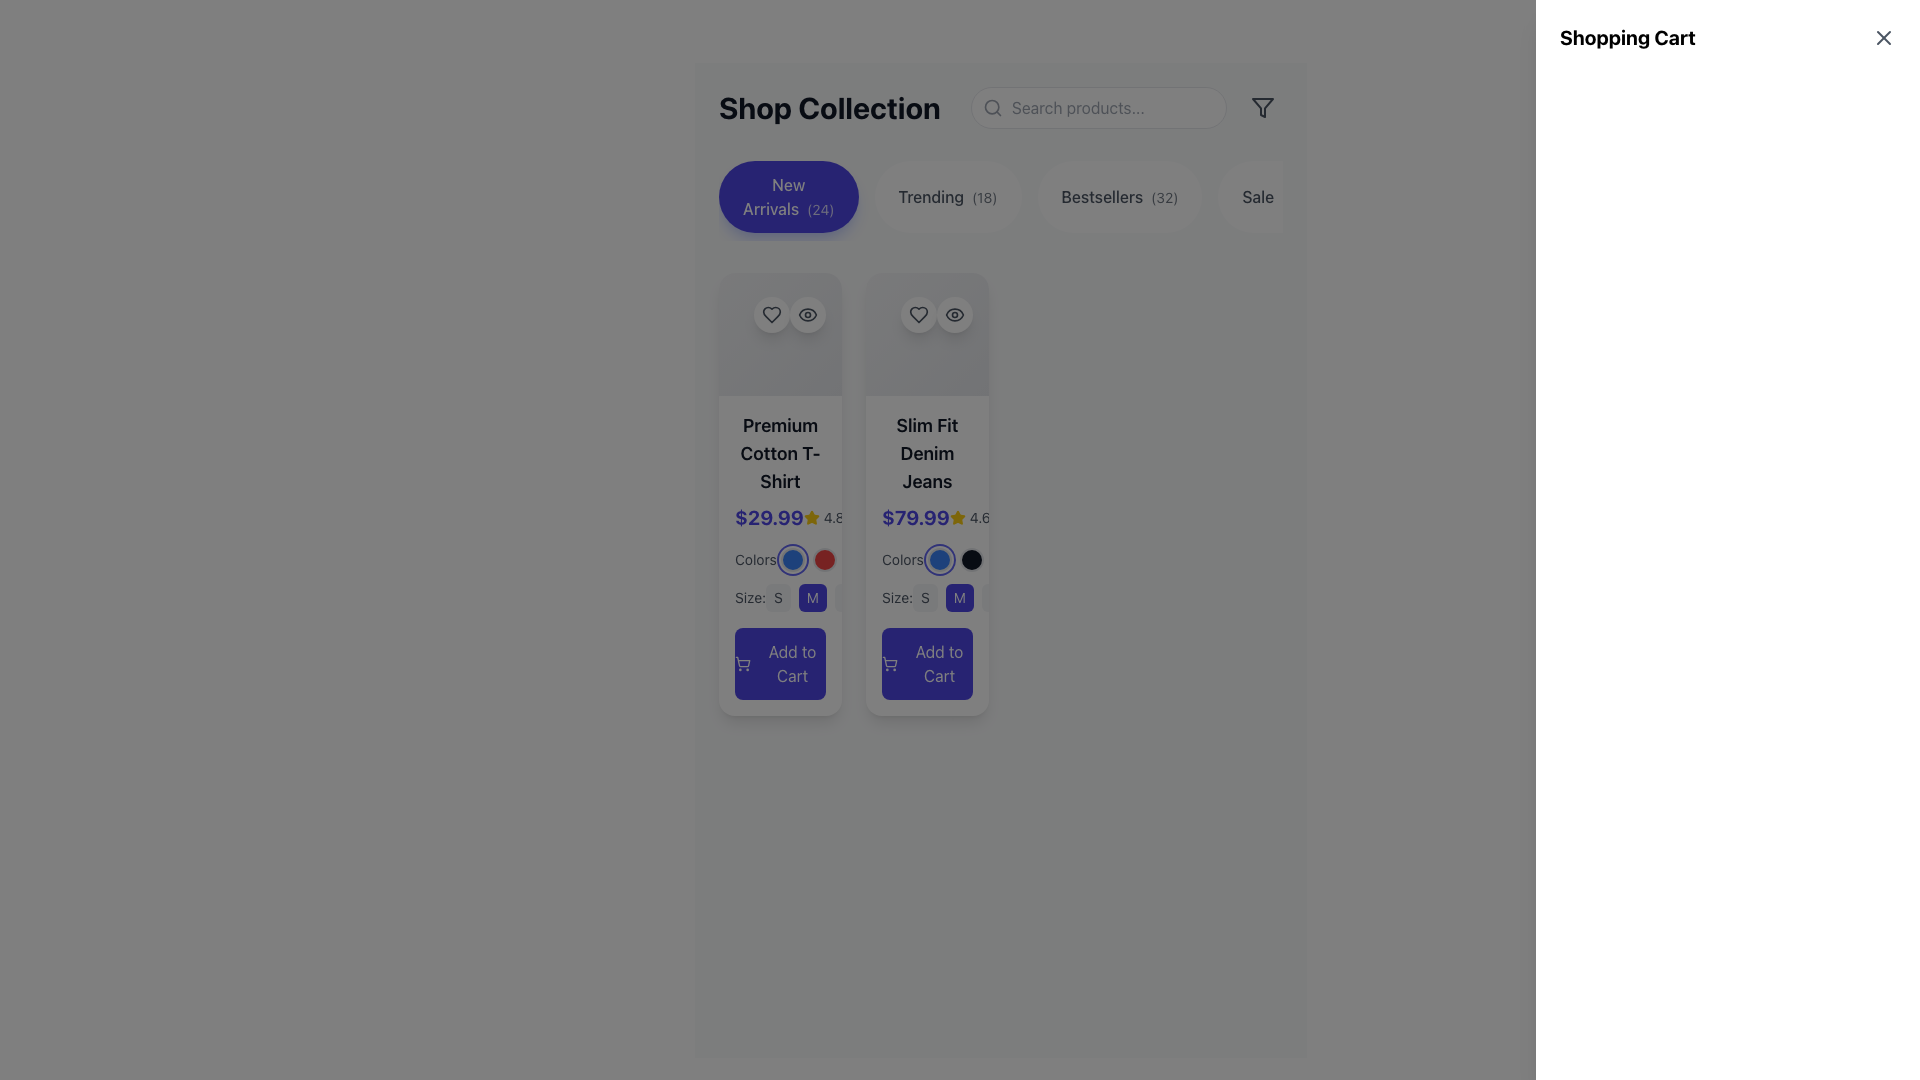 This screenshot has width=1920, height=1080. What do you see at coordinates (1118, 196) in the screenshot?
I see `the 'Bestsellers(32)' button, which is a rounded rectangular button with a white background and gray text, to trigger a transition effect` at bounding box center [1118, 196].